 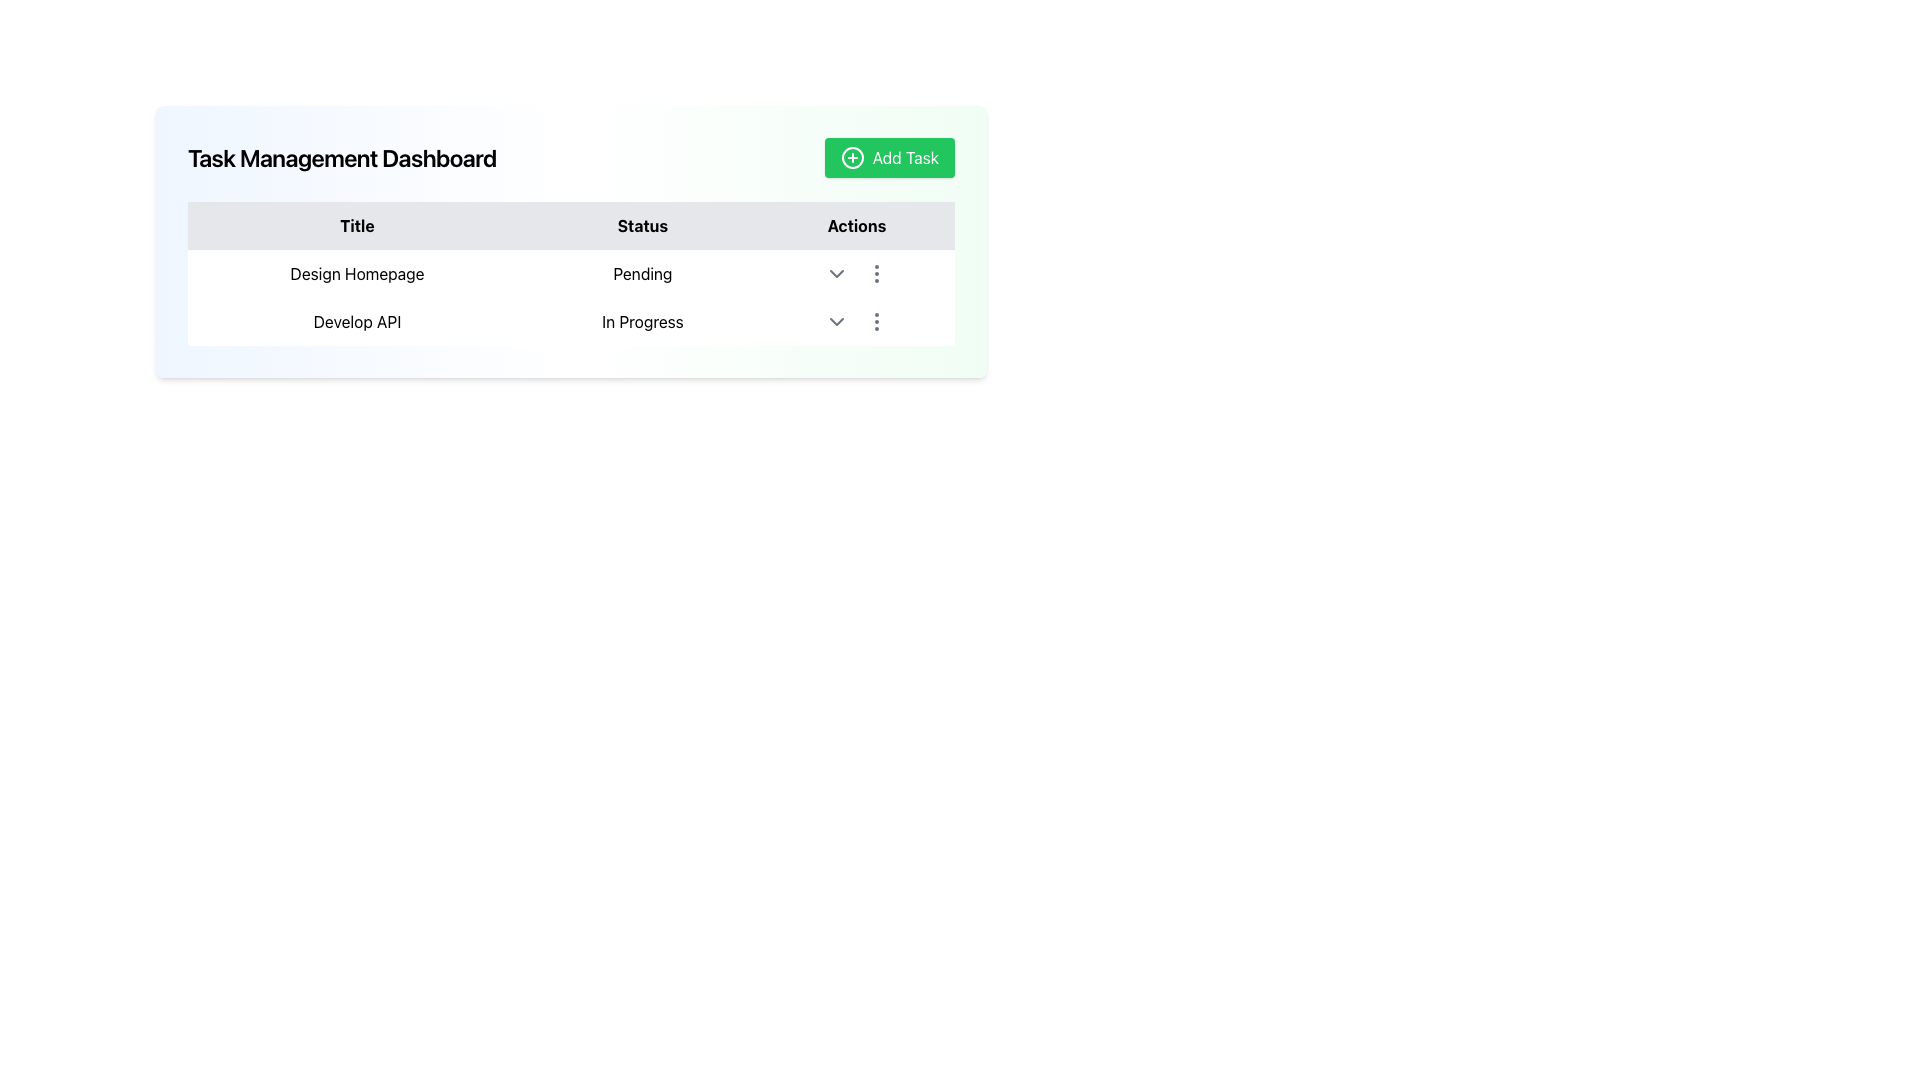 What do you see at coordinates (876, 320) in the screenshot?
I see `the vertical ellipsis icon (three gray dots) located in the Actions column of the second row of the table` at bounding box center [876, 320].